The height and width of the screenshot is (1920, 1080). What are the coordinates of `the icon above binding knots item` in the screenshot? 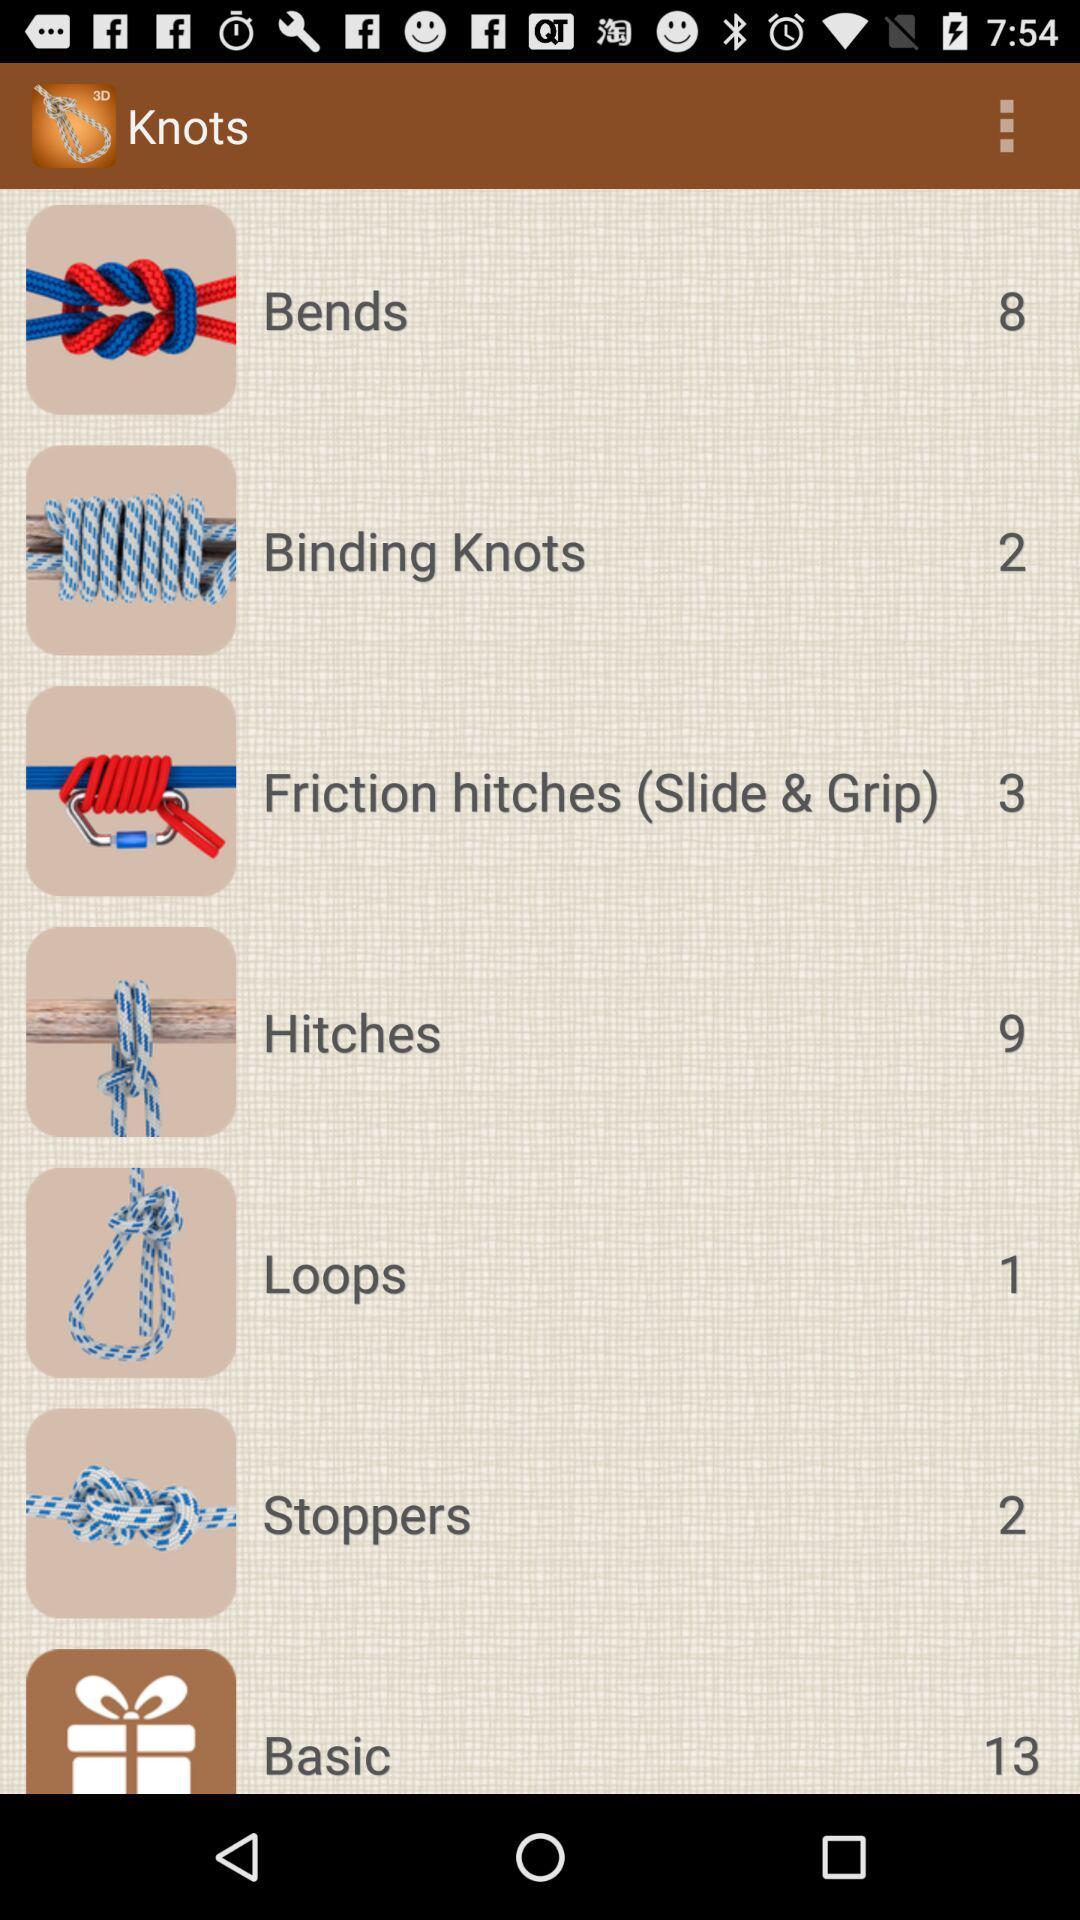 It's located at (609, 308).